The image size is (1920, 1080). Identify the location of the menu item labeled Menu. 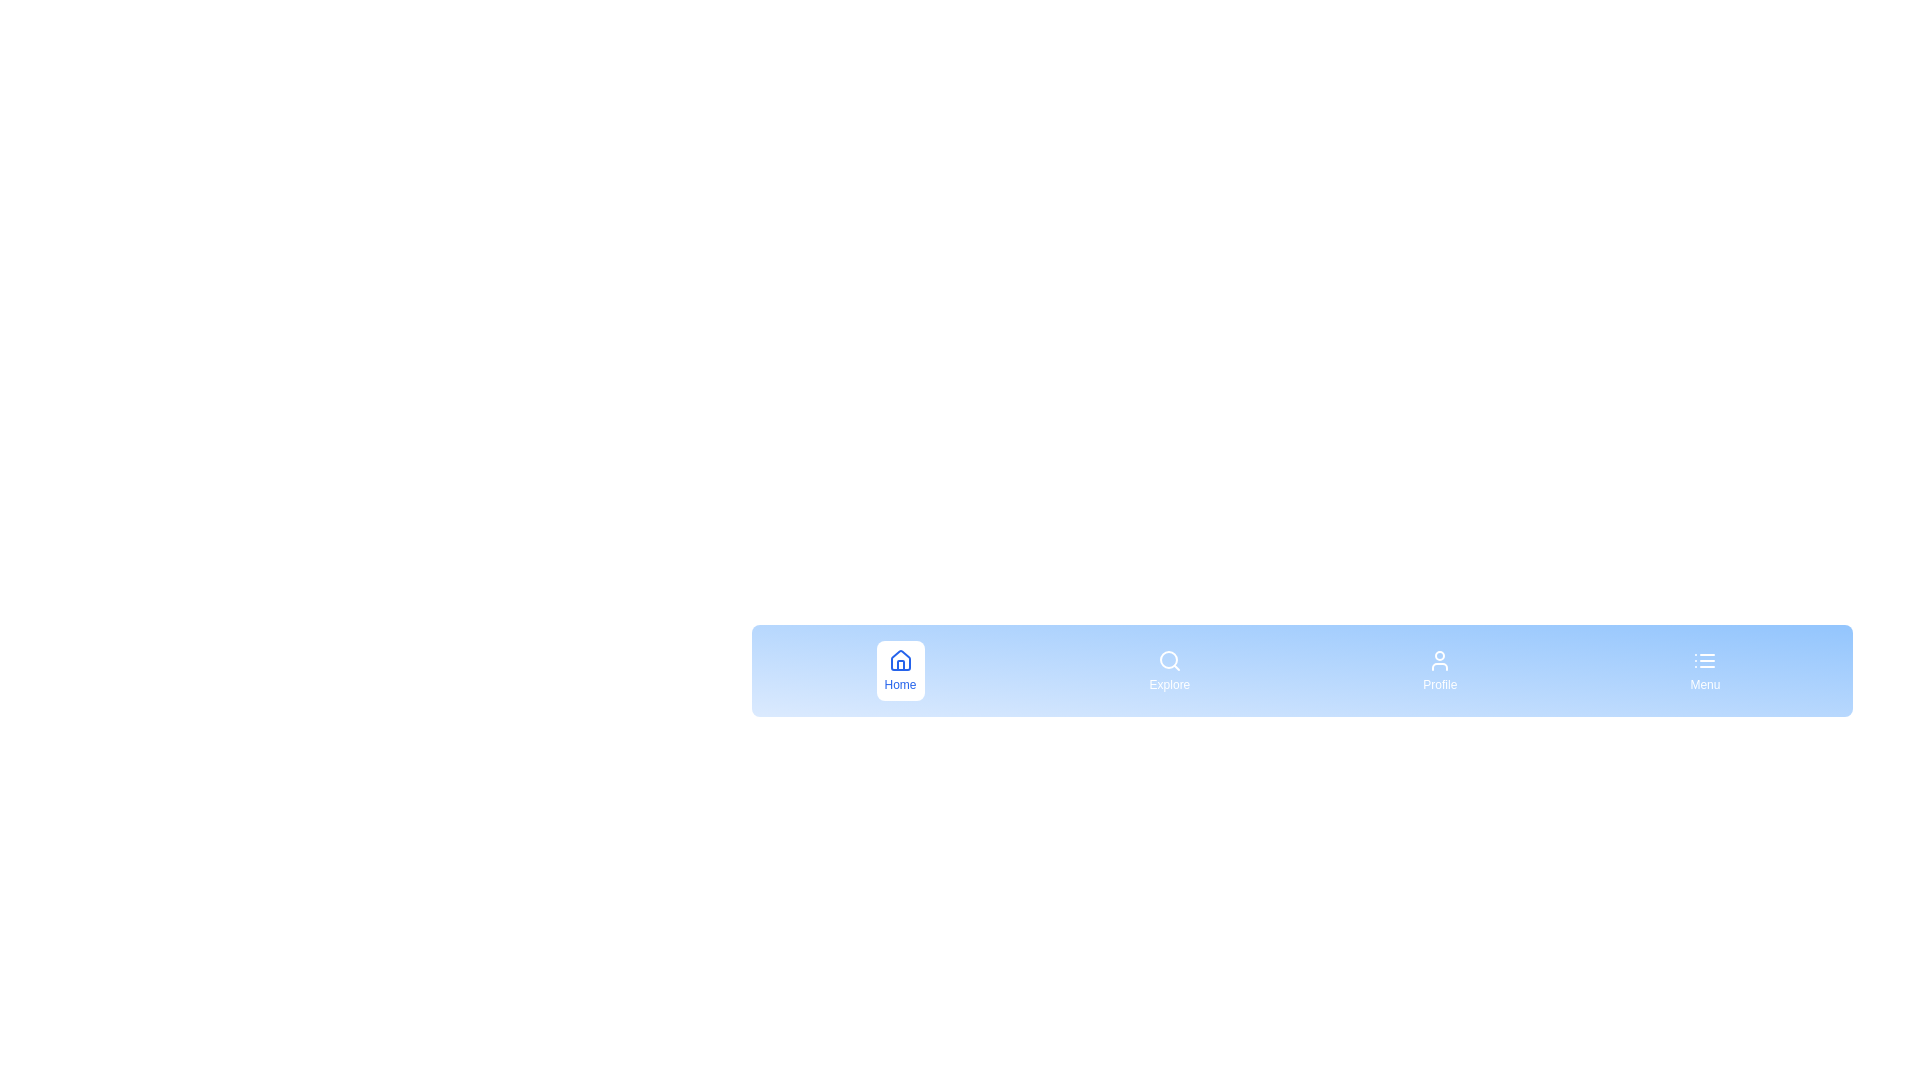
(1704, 671).